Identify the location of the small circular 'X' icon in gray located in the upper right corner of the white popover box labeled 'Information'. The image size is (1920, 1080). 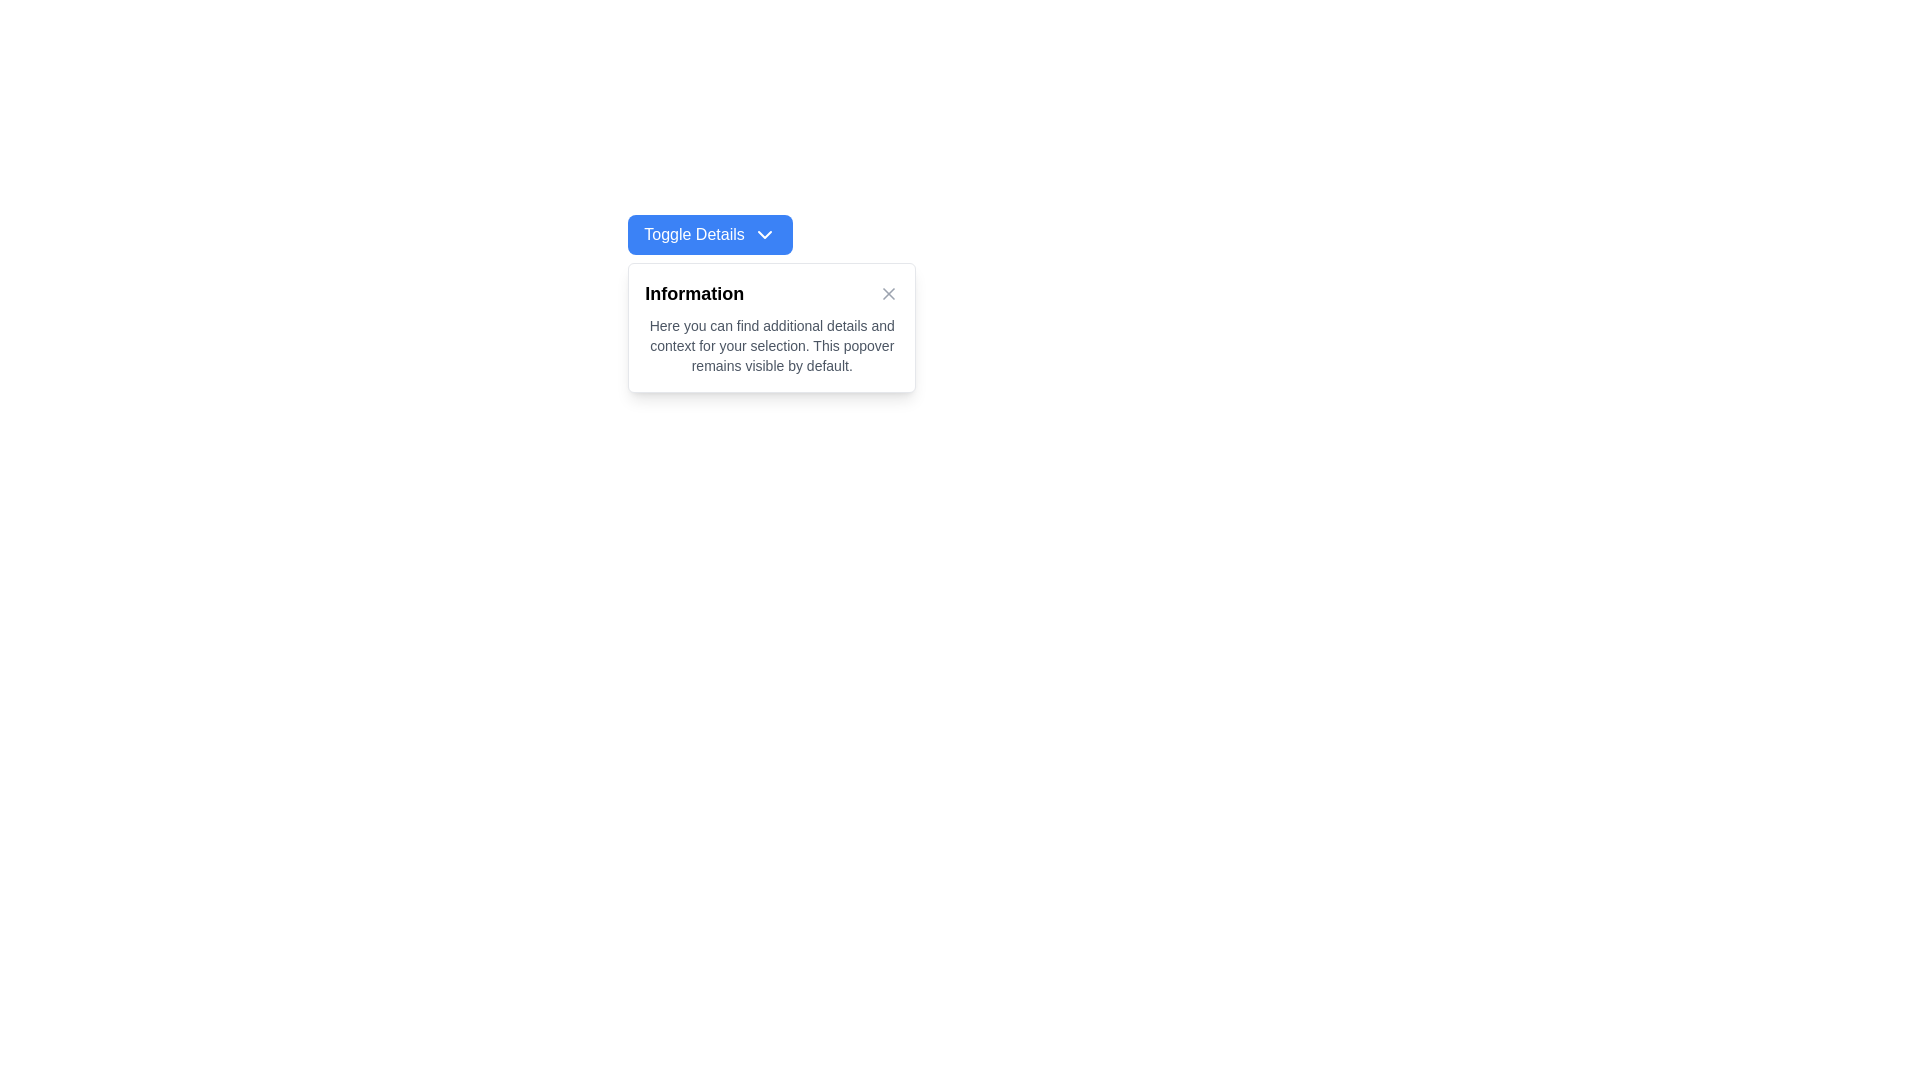
(888, 293).